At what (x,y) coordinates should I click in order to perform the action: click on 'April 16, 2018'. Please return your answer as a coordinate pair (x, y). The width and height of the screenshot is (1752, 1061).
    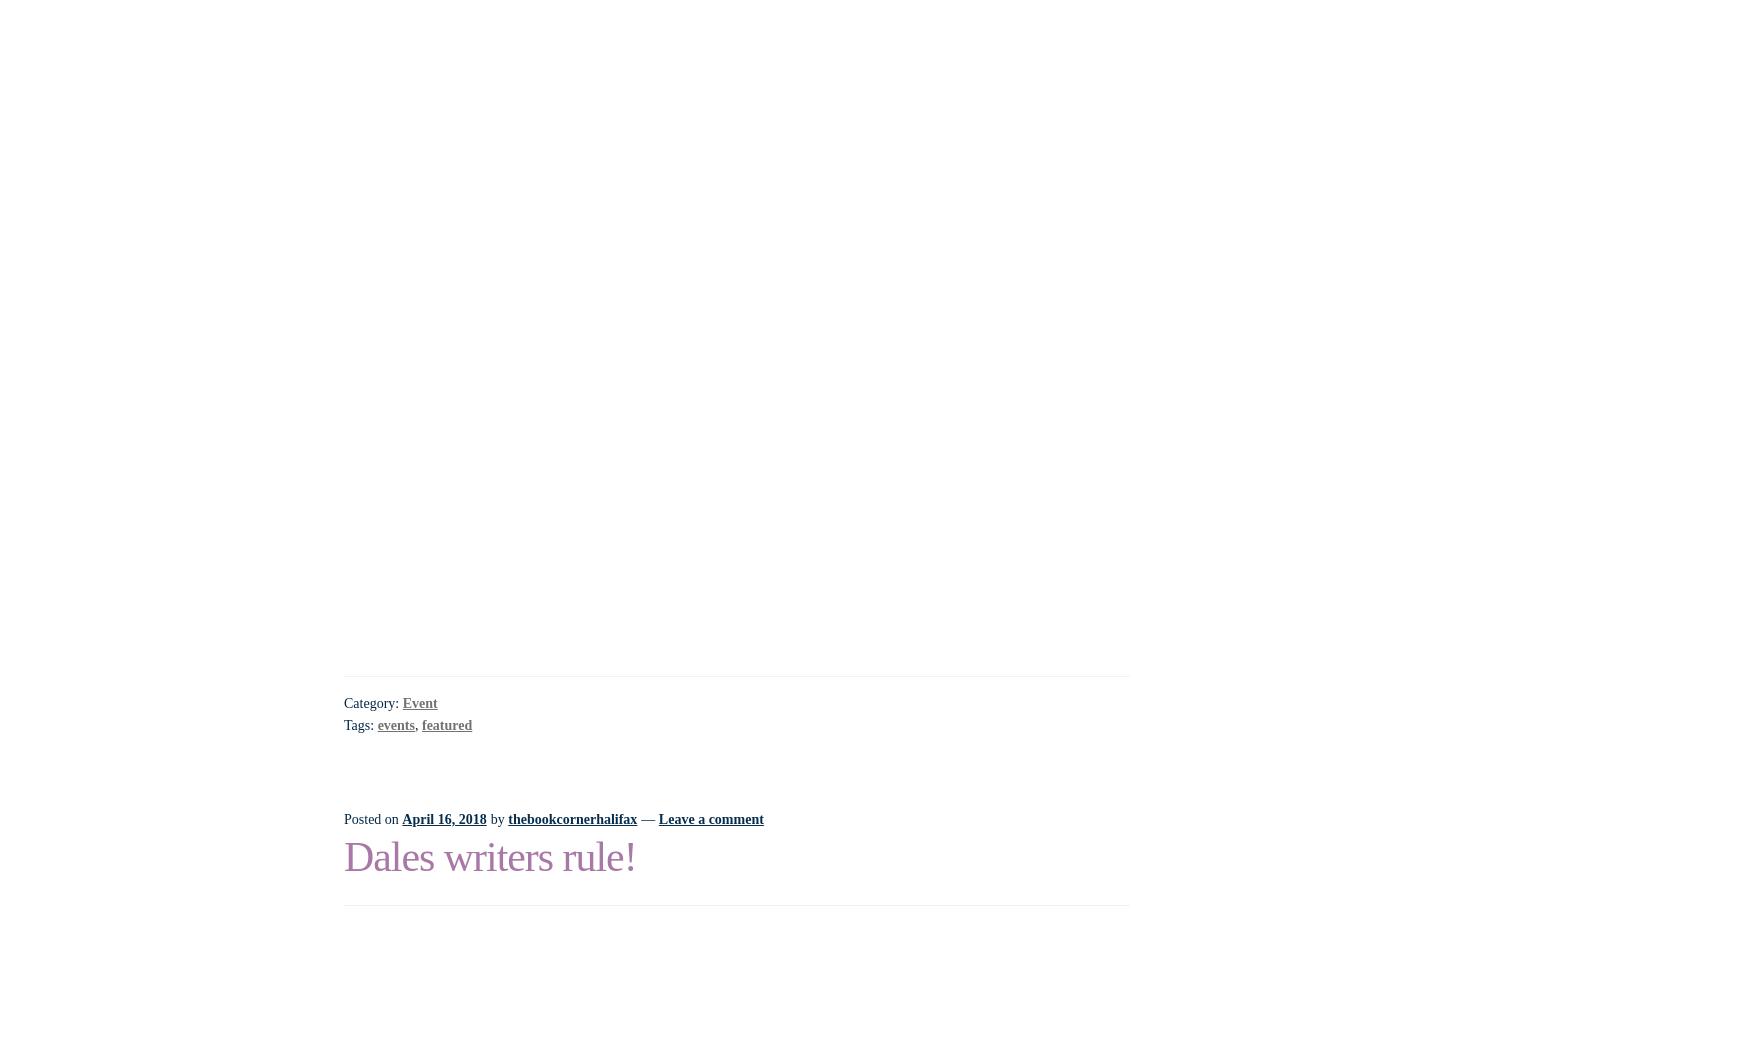
    Looking at the image, I should click on (443, 818).